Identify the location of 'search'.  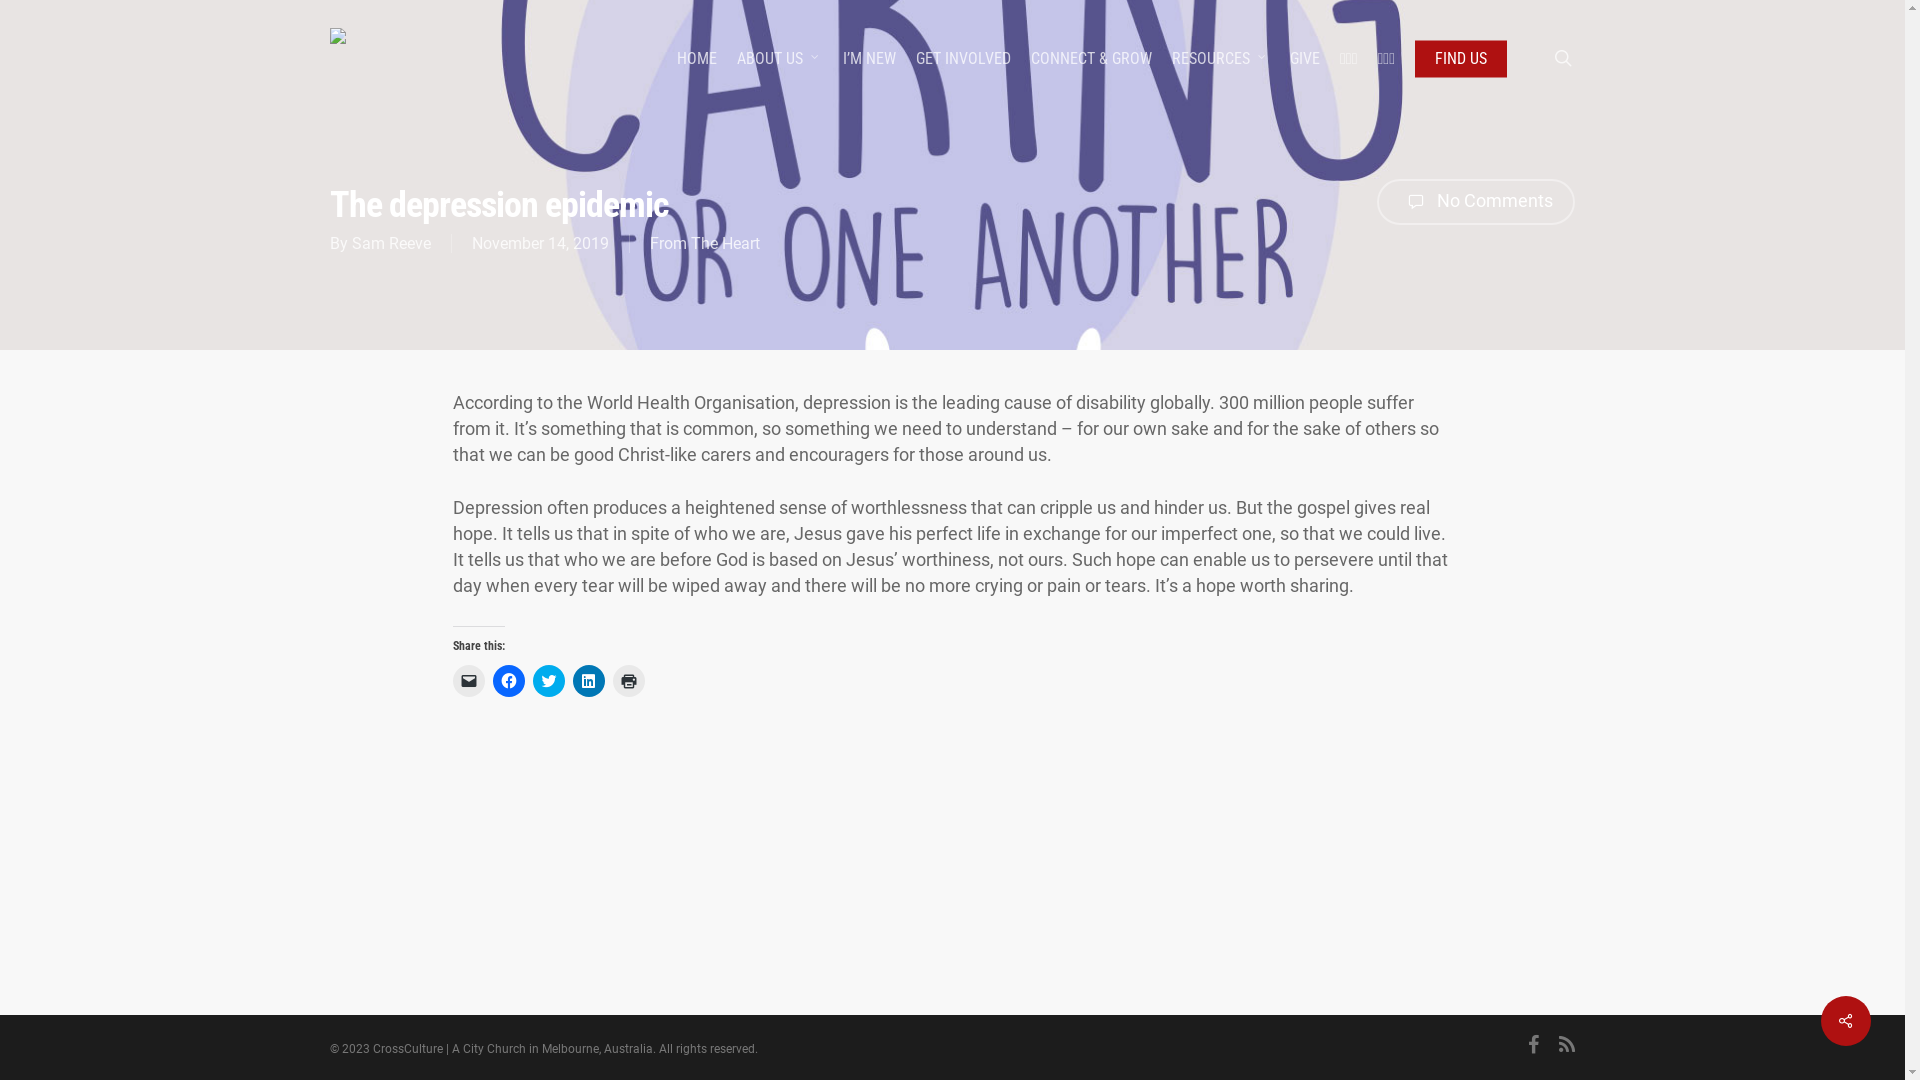
(1562, 56).